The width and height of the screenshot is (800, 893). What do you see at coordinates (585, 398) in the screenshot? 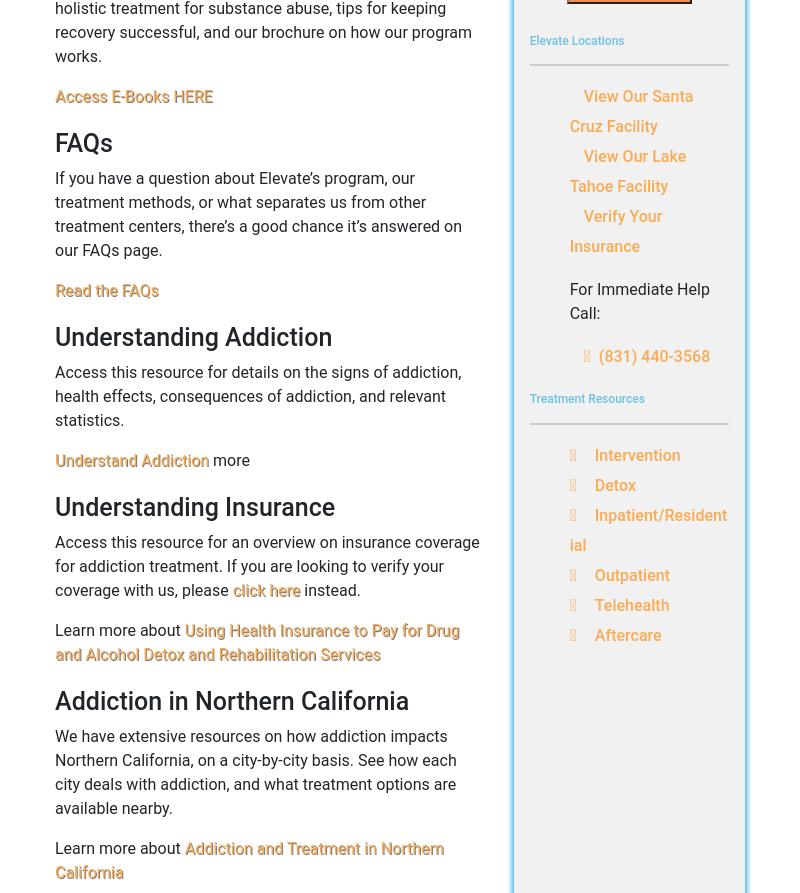
I see `'Treatment Resources'` at bounding box center [585, 398].